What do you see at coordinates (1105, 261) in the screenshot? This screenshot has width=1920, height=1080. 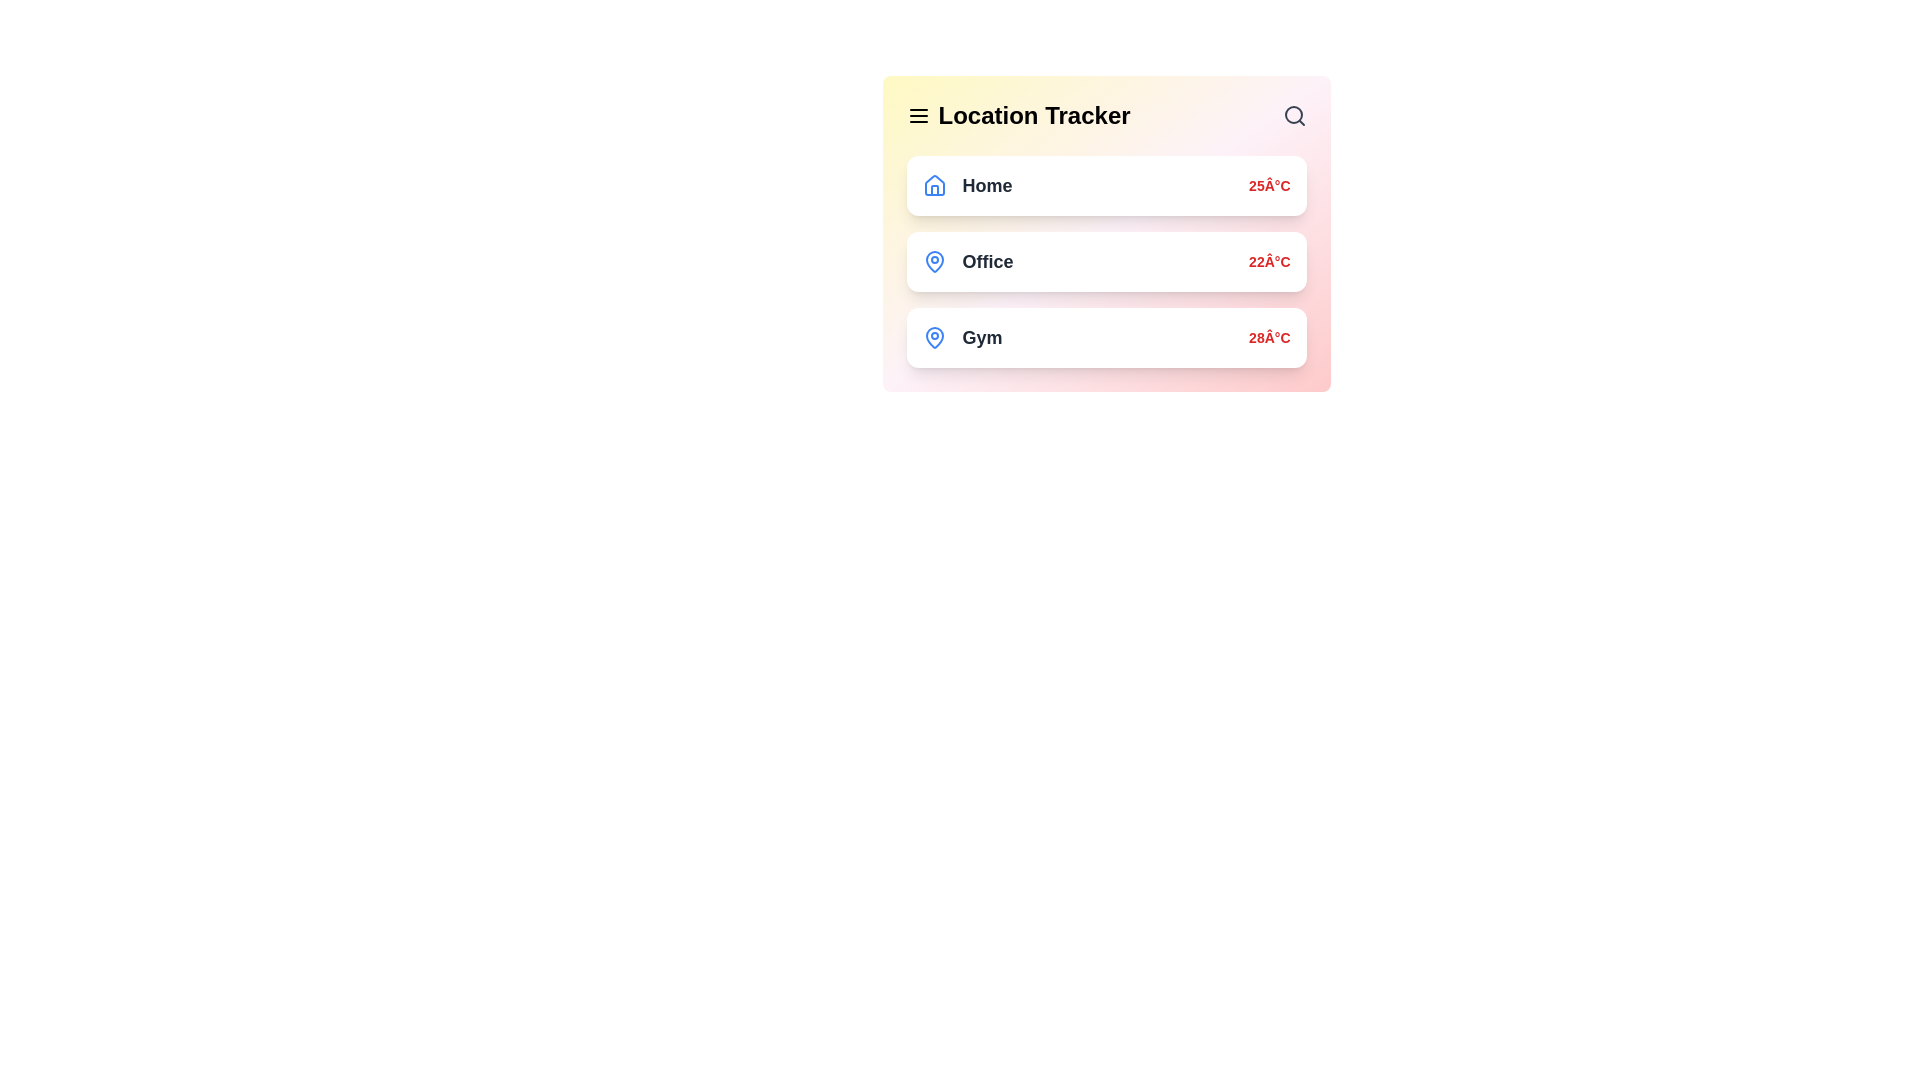 I see `the location item labeled Office` at bounding box center [1105, 261].